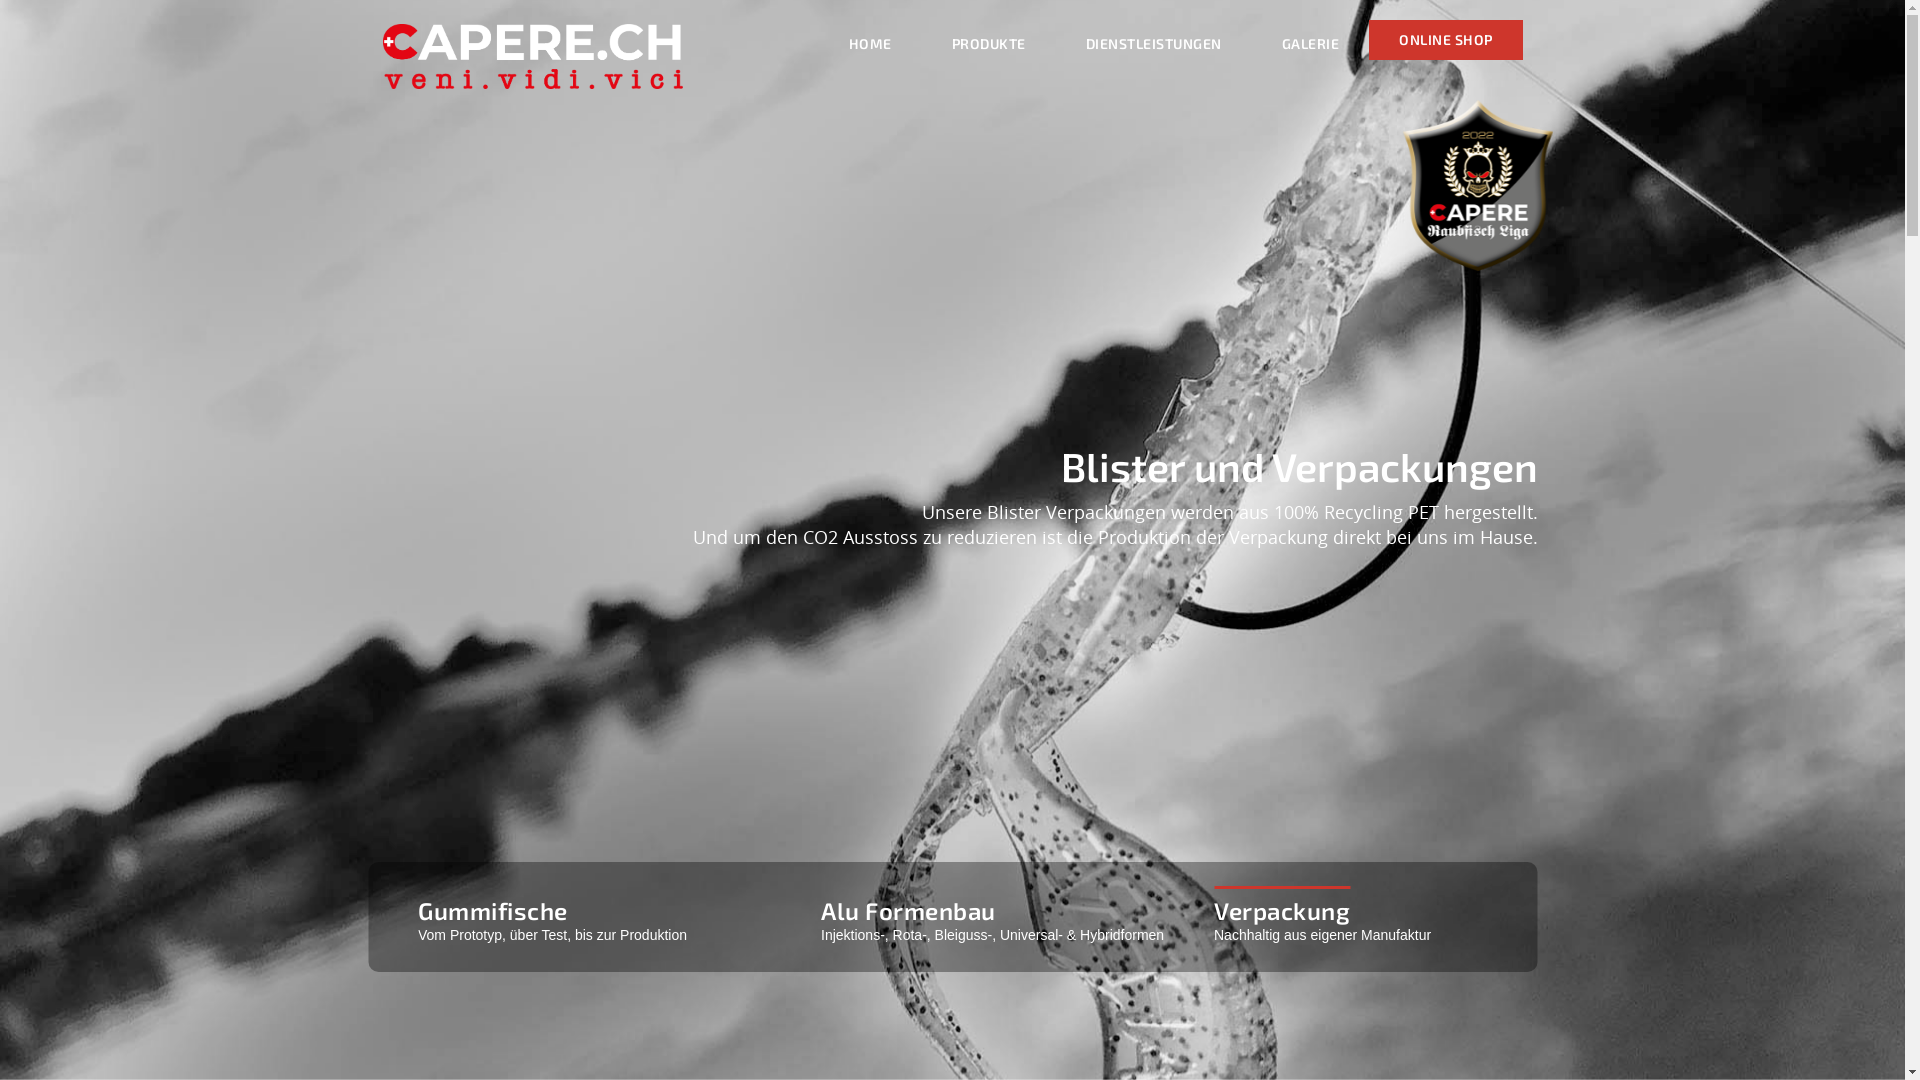  I want to click on 'GALERIE', so click(1310, 43).